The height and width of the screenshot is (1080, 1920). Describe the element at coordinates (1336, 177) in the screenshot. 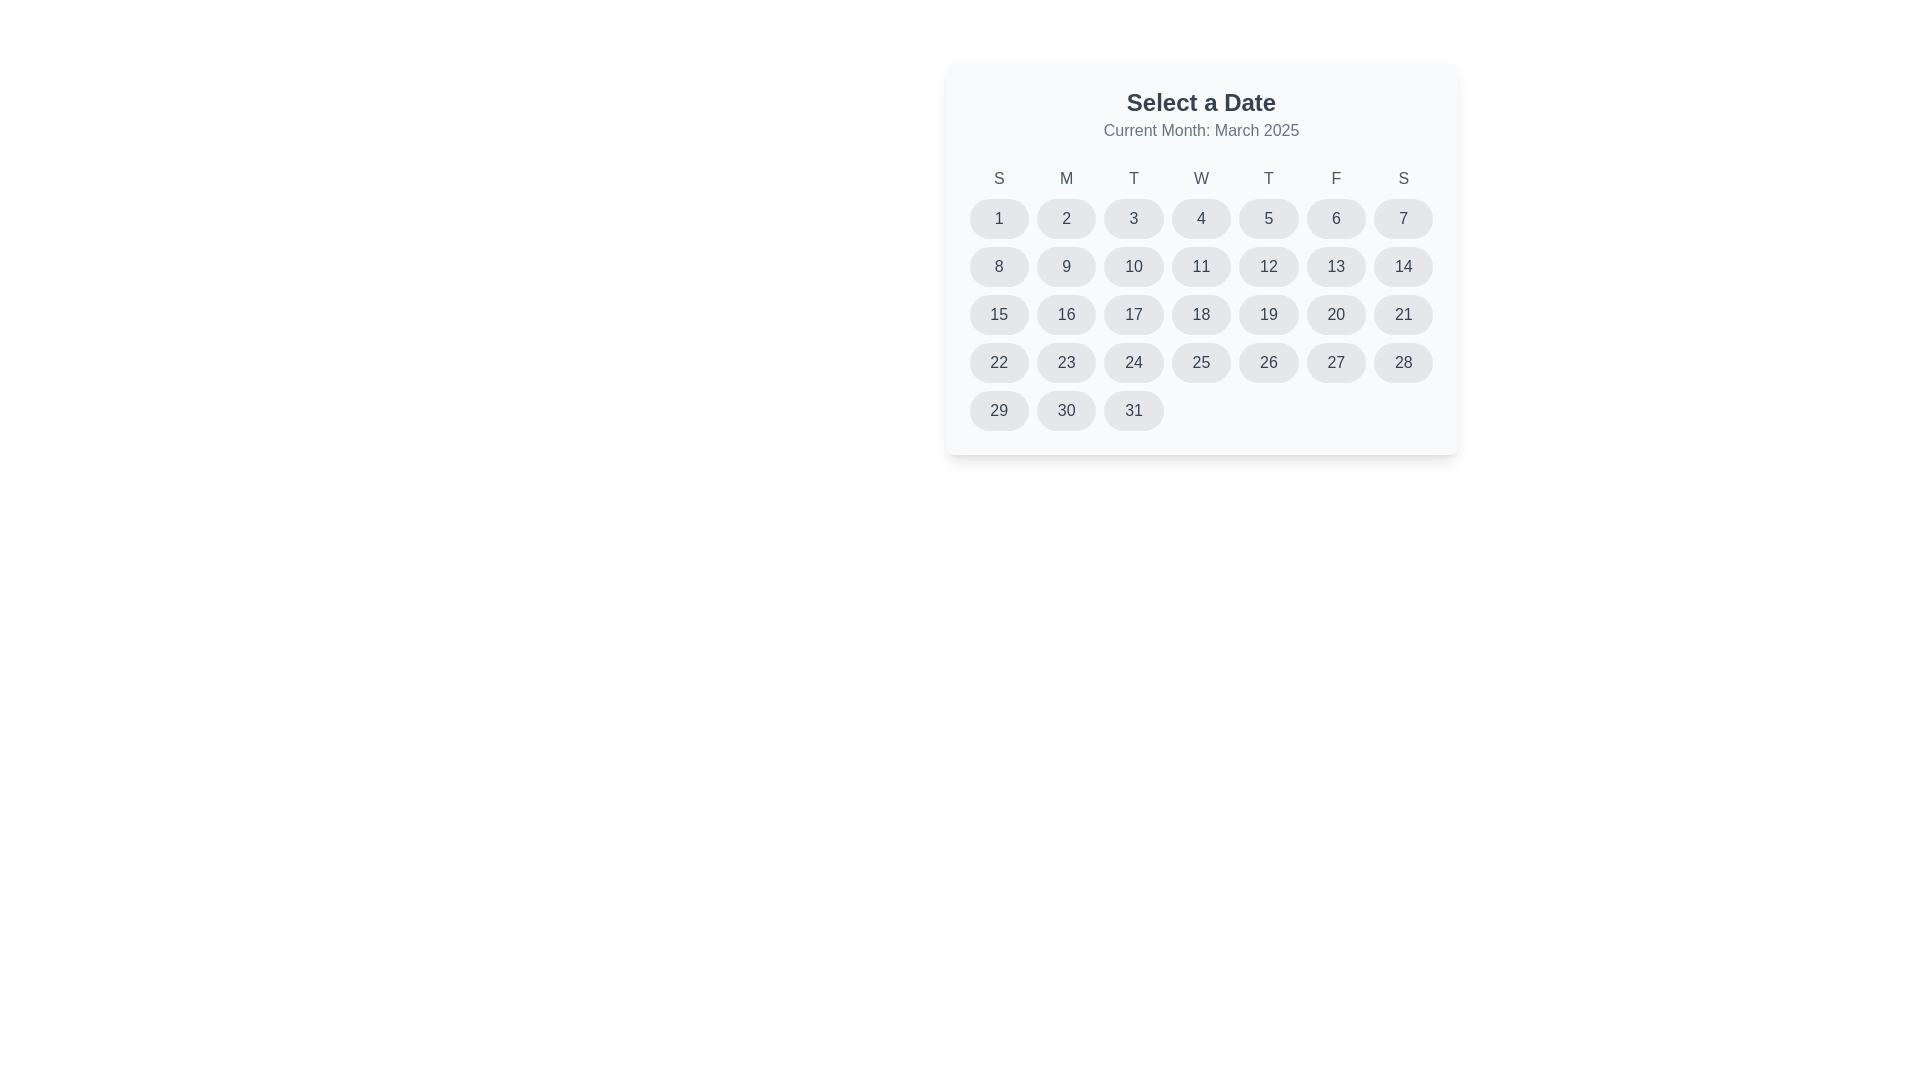

I see `the text label for Friday in the calendar, which is the sixth label in the grid layout, positioned between Thursday and Saturday` at that location.